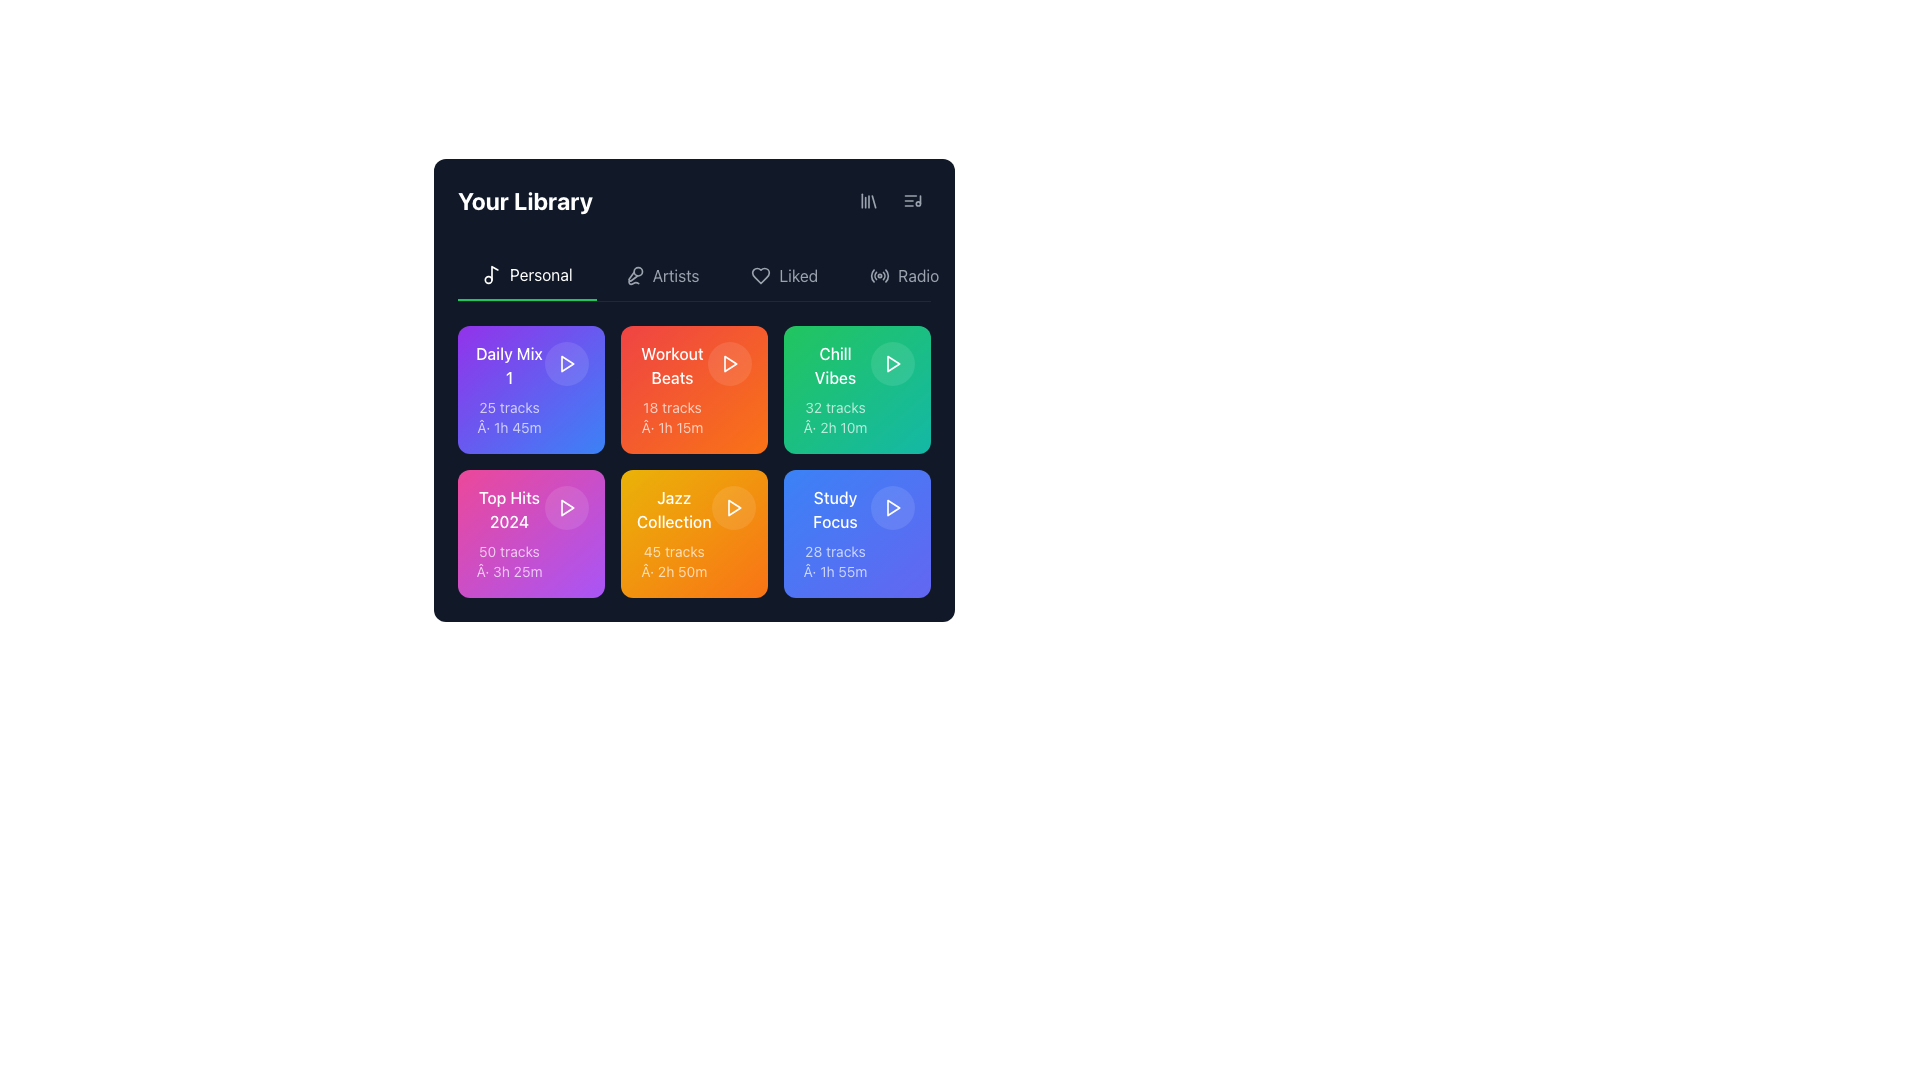 This screenshot has width=1920, height=1080. I want to click on the circular button with a musical note icon located in the header, which is the second button from the right in a row of similar buttons, so click(911, 200).